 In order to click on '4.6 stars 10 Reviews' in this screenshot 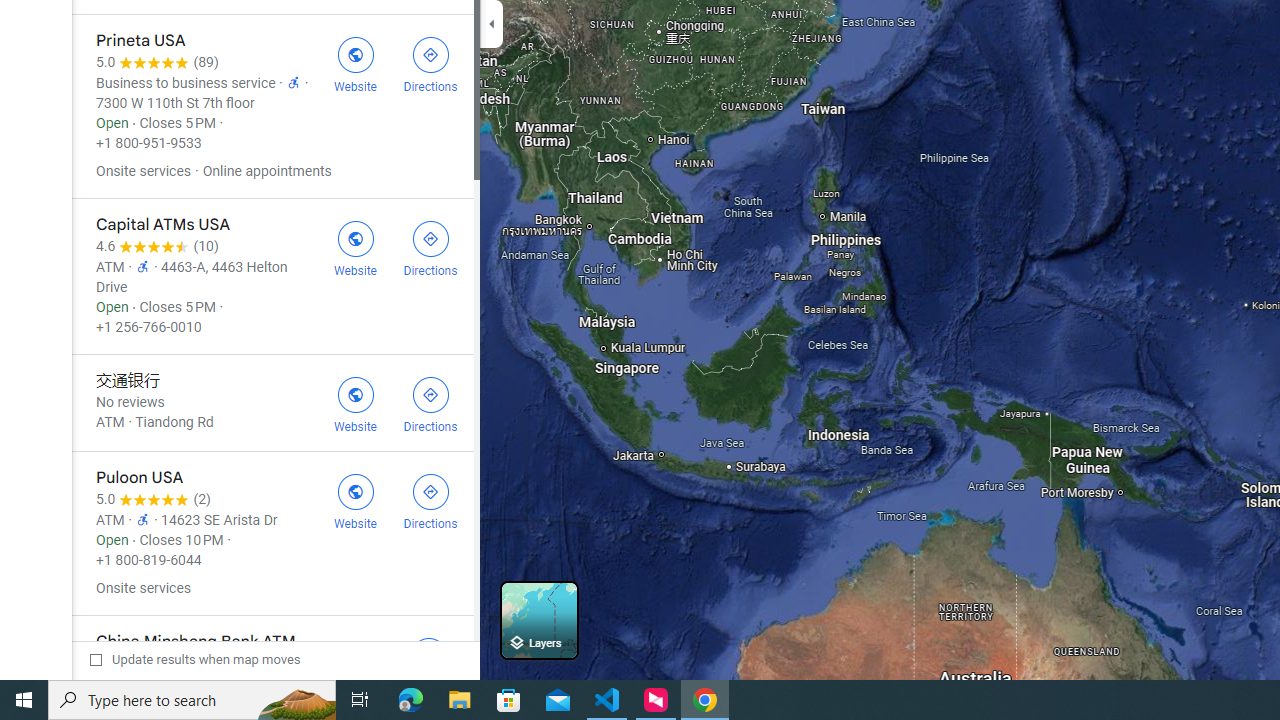, I will do `click(156, 245)`.